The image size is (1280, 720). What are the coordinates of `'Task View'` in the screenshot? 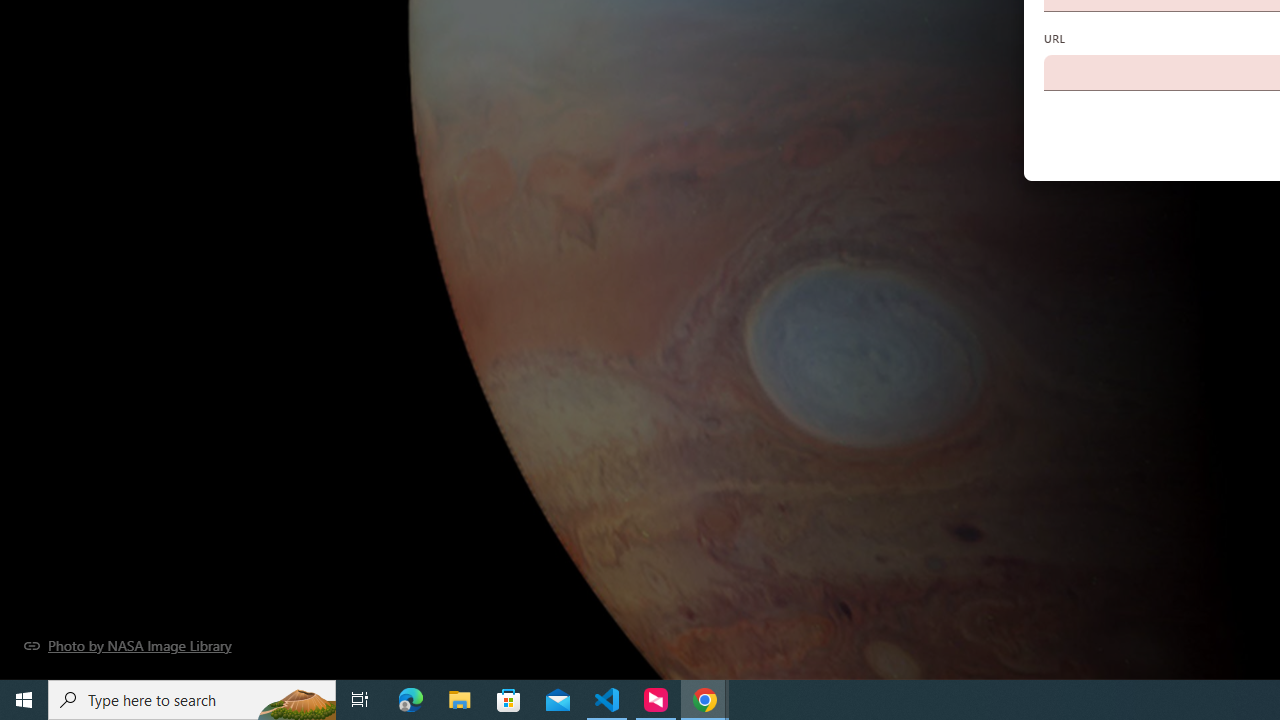 It's located at (359, 698).